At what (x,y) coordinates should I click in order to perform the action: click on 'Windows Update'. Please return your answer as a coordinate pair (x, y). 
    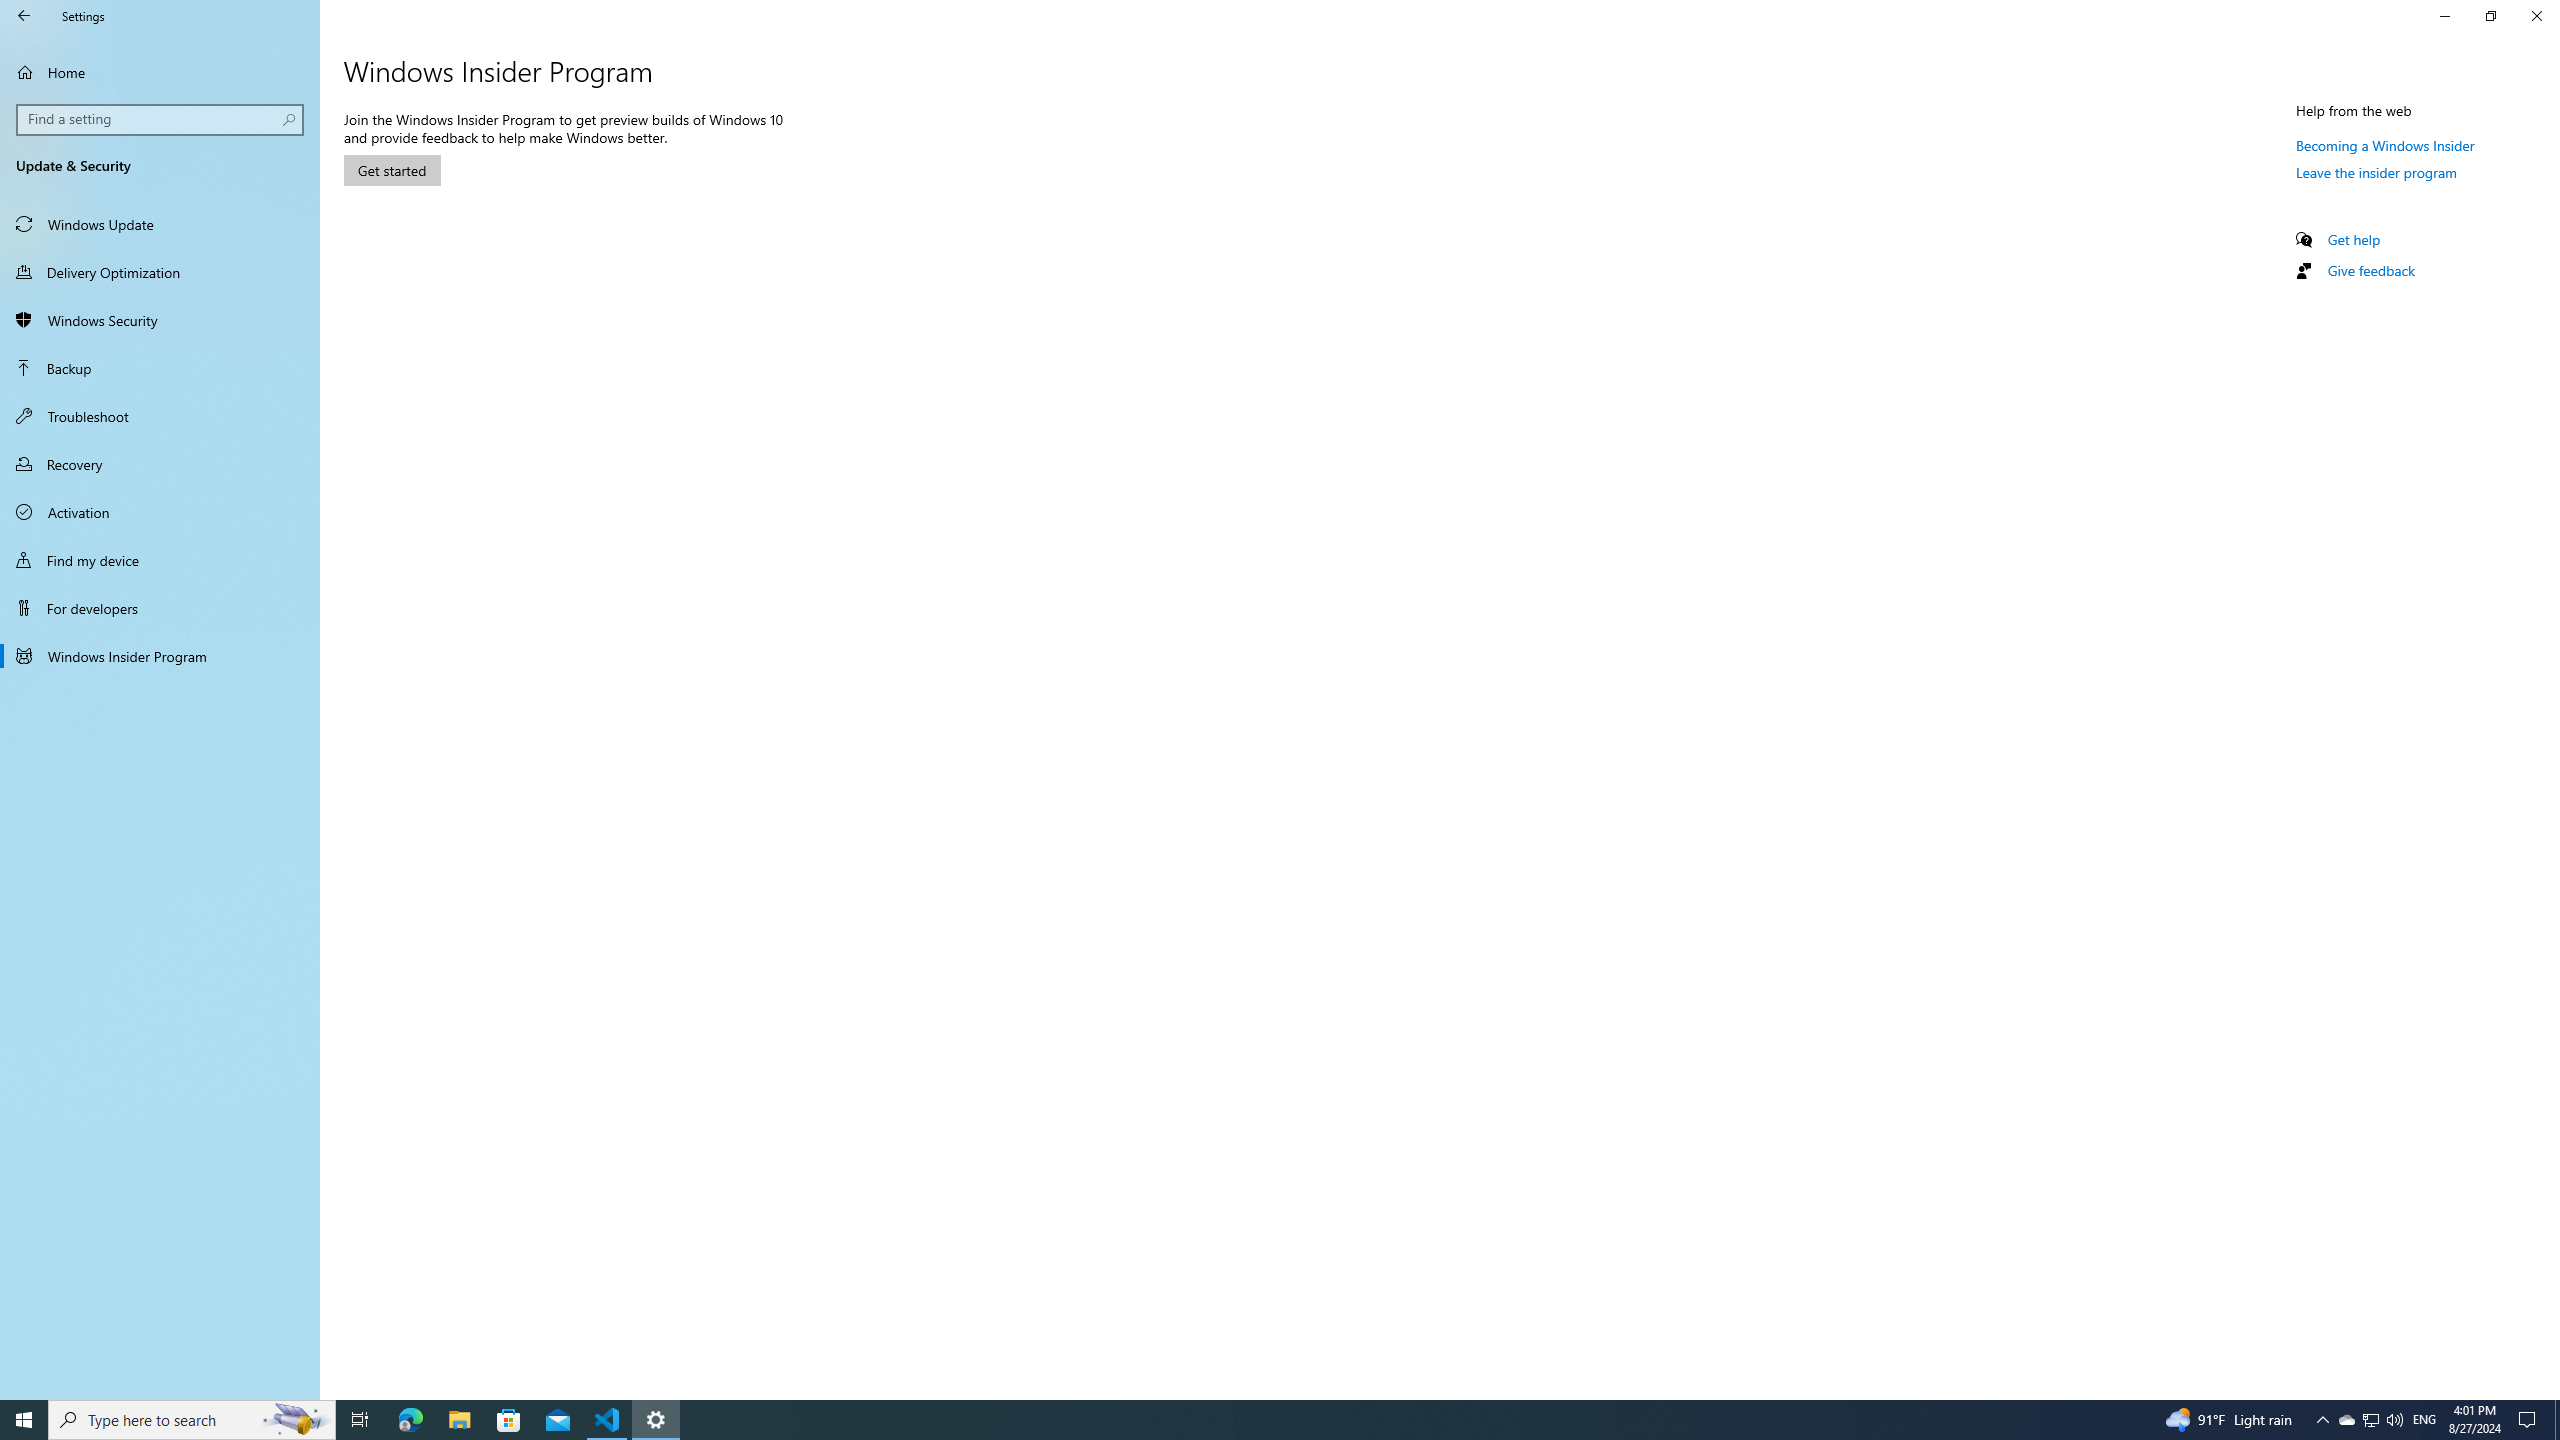
    Looking at the image, I should click on (159, 222).